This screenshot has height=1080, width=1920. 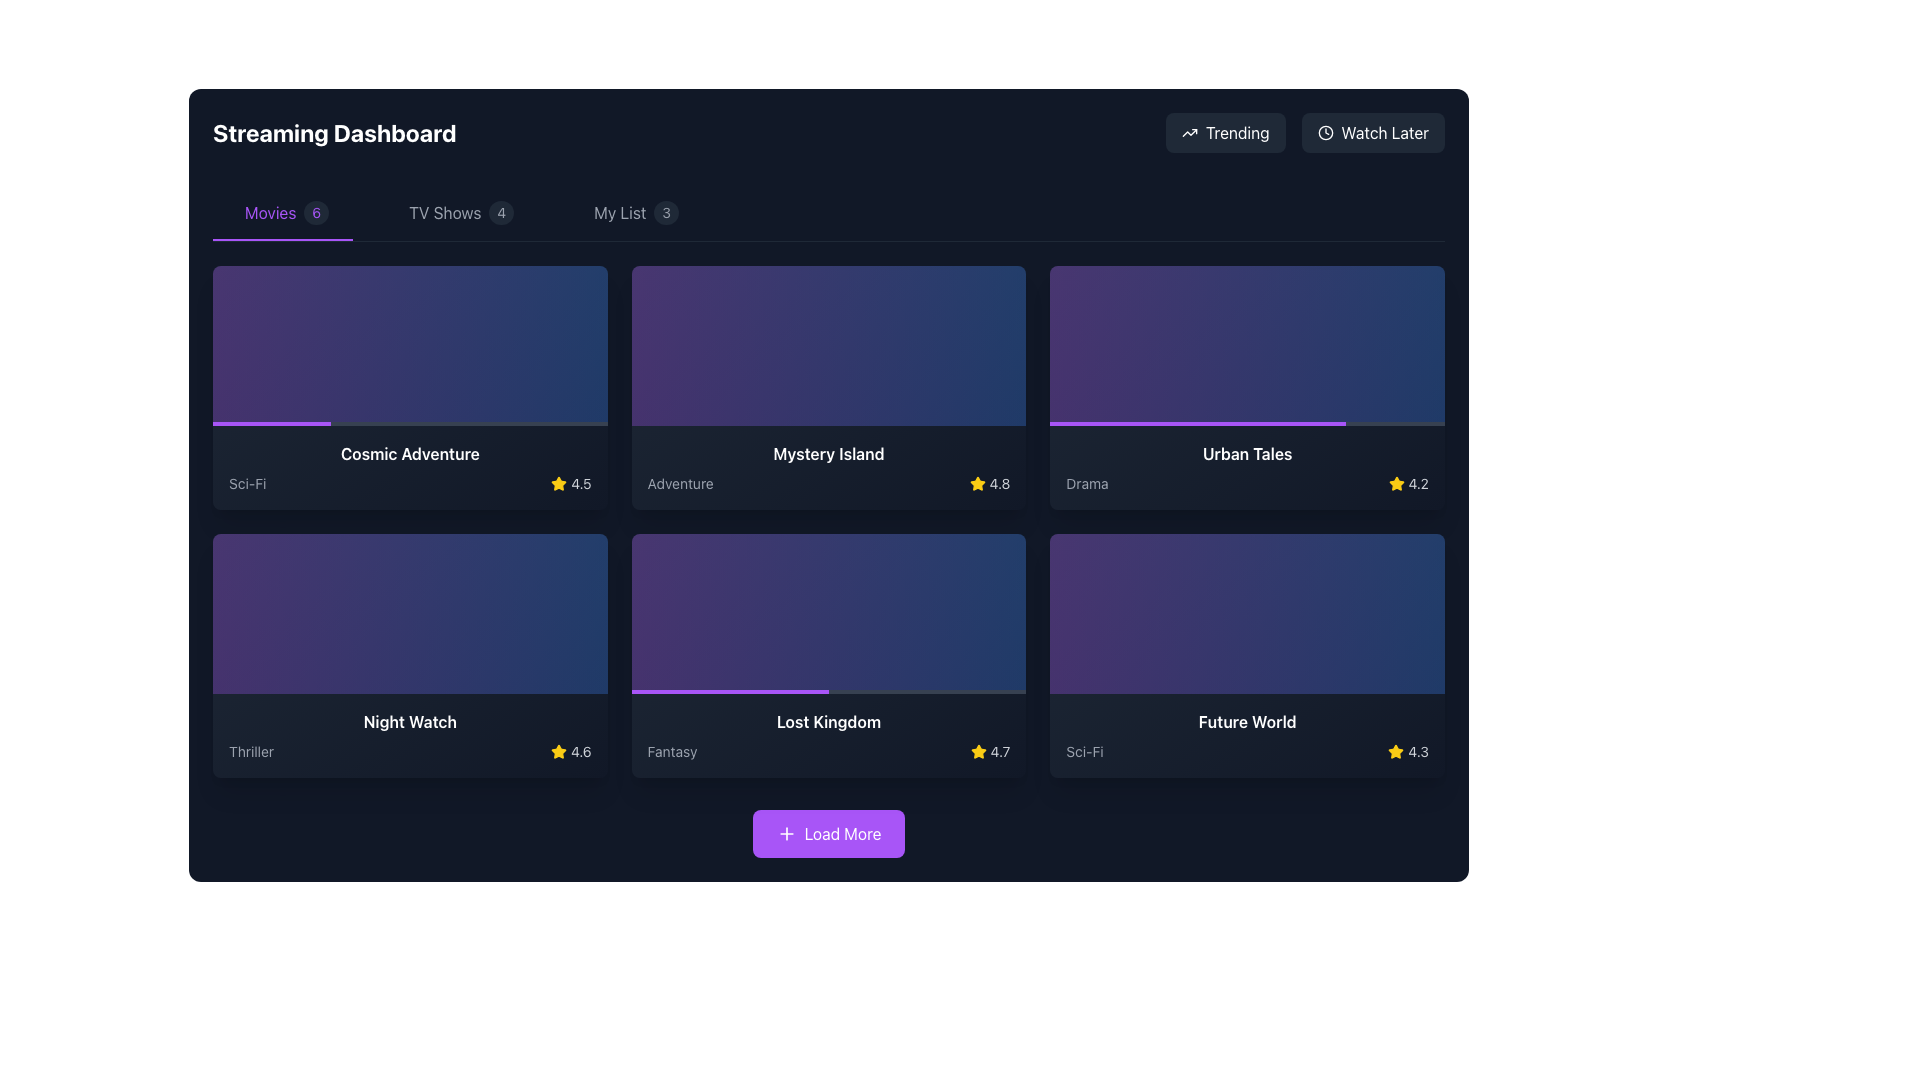 What do you see at coordinates (409, 454) in the screenshot?
I see `text from the title label of the featured movie, which is positioned in the first column of the first row in the 'Movies' section` at bounding box center [409, 454].